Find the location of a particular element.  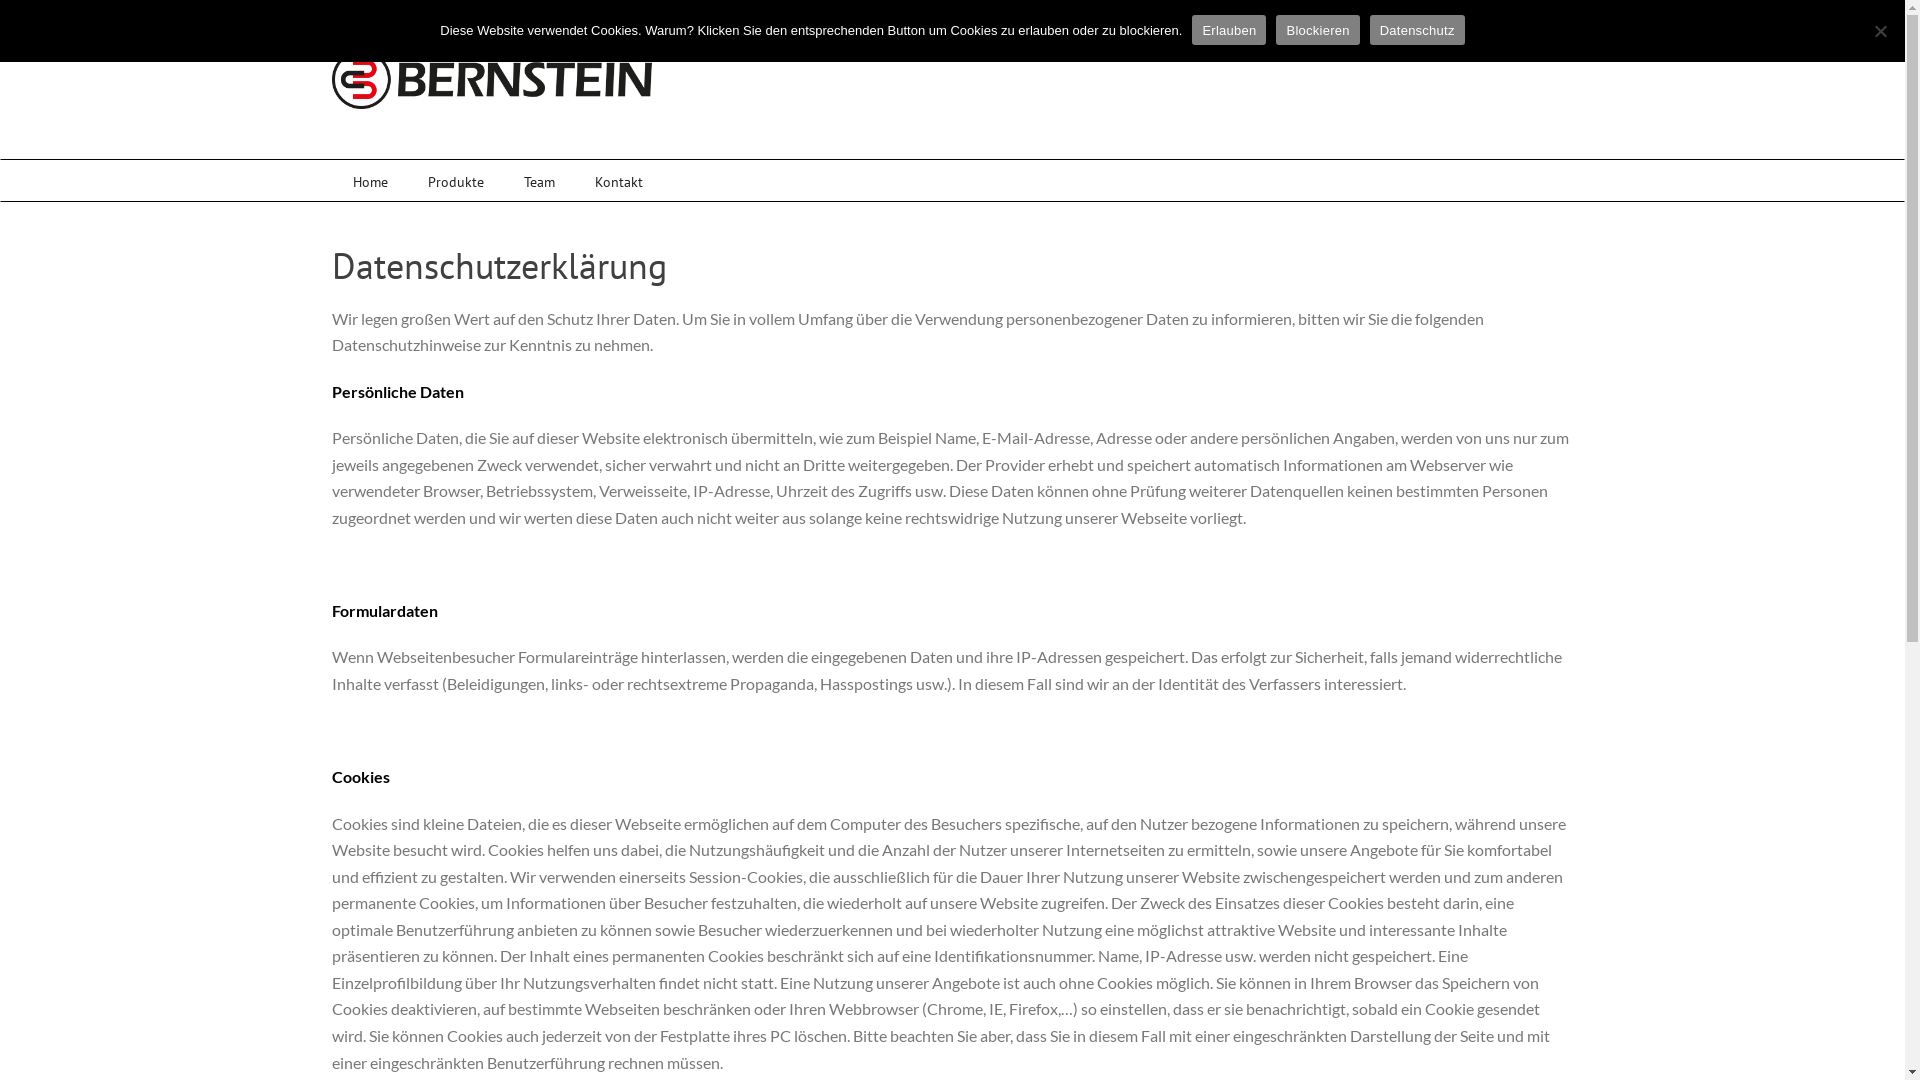

'Datenschutz' is located at coordinates (1416, 30).